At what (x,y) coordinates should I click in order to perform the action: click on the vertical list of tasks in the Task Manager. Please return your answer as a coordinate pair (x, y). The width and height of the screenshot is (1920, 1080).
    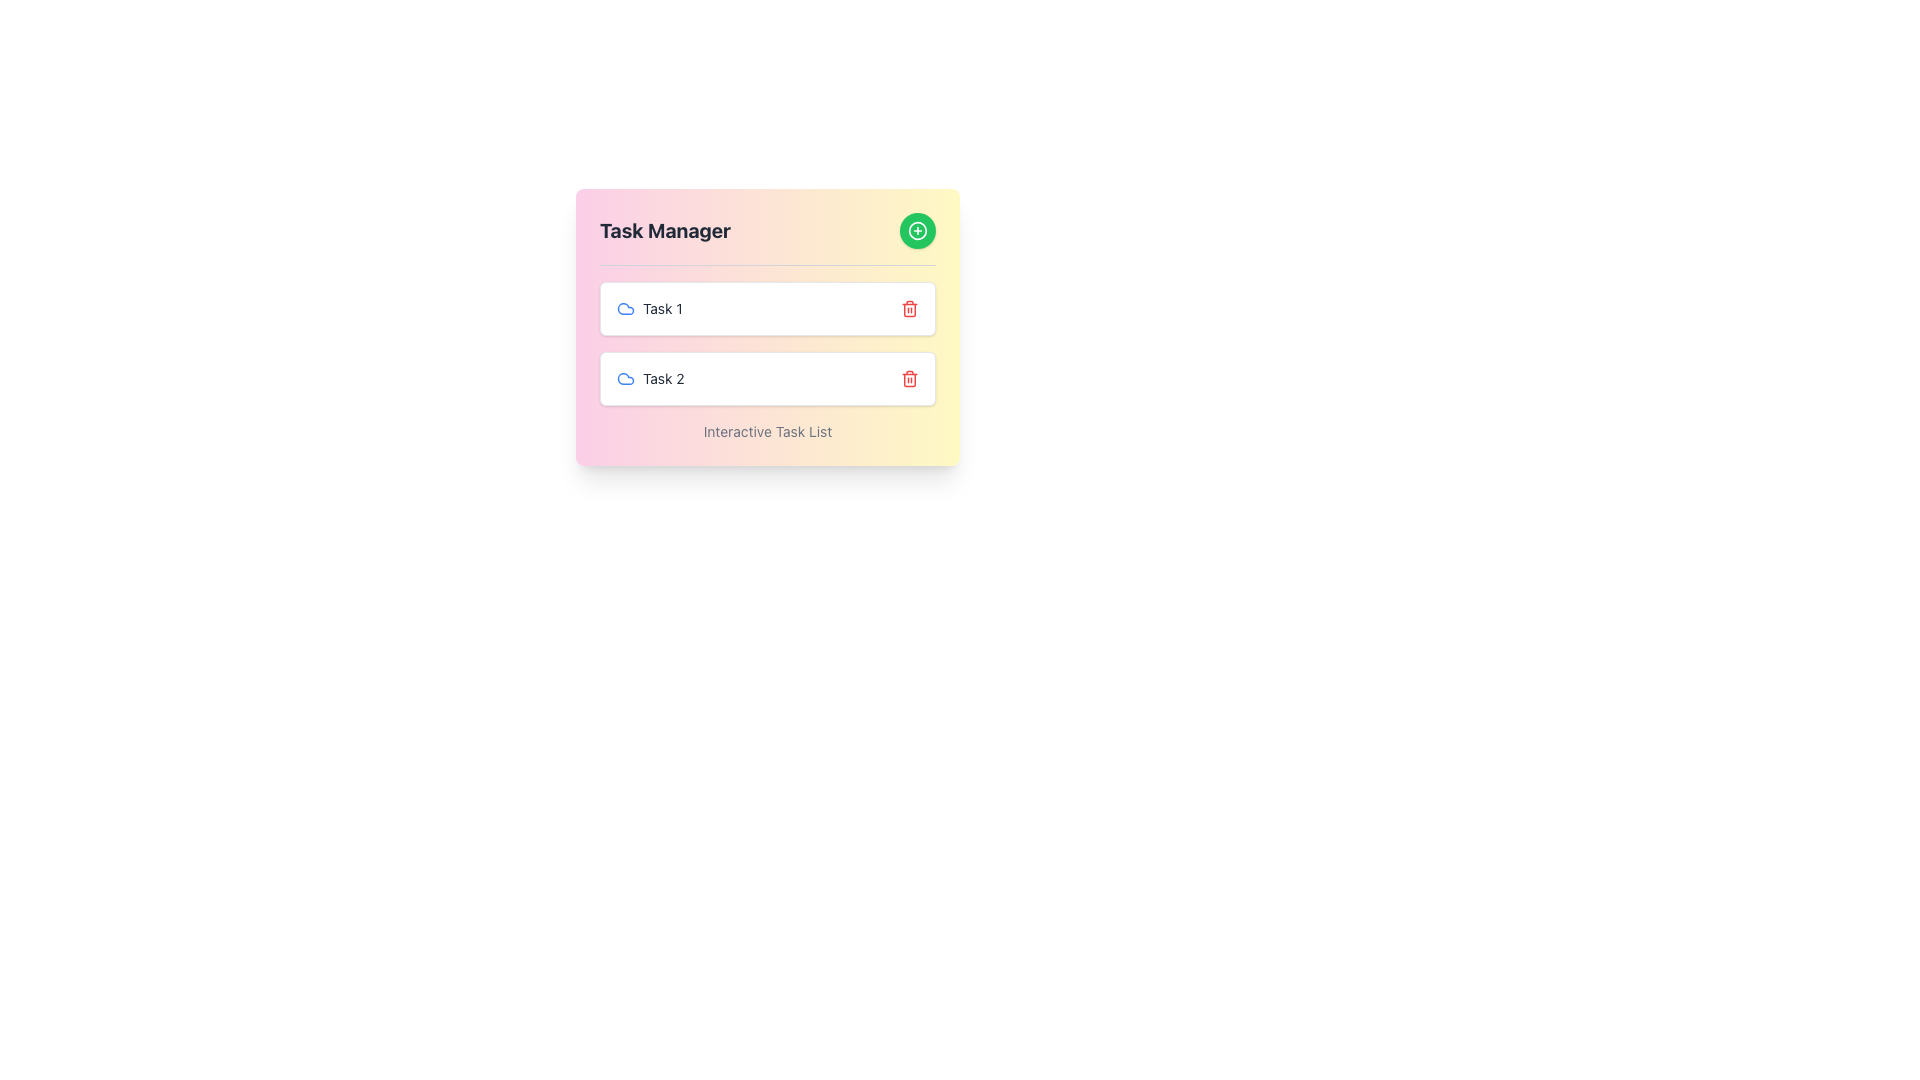
    Looking at the image, I should click on (767, 342).